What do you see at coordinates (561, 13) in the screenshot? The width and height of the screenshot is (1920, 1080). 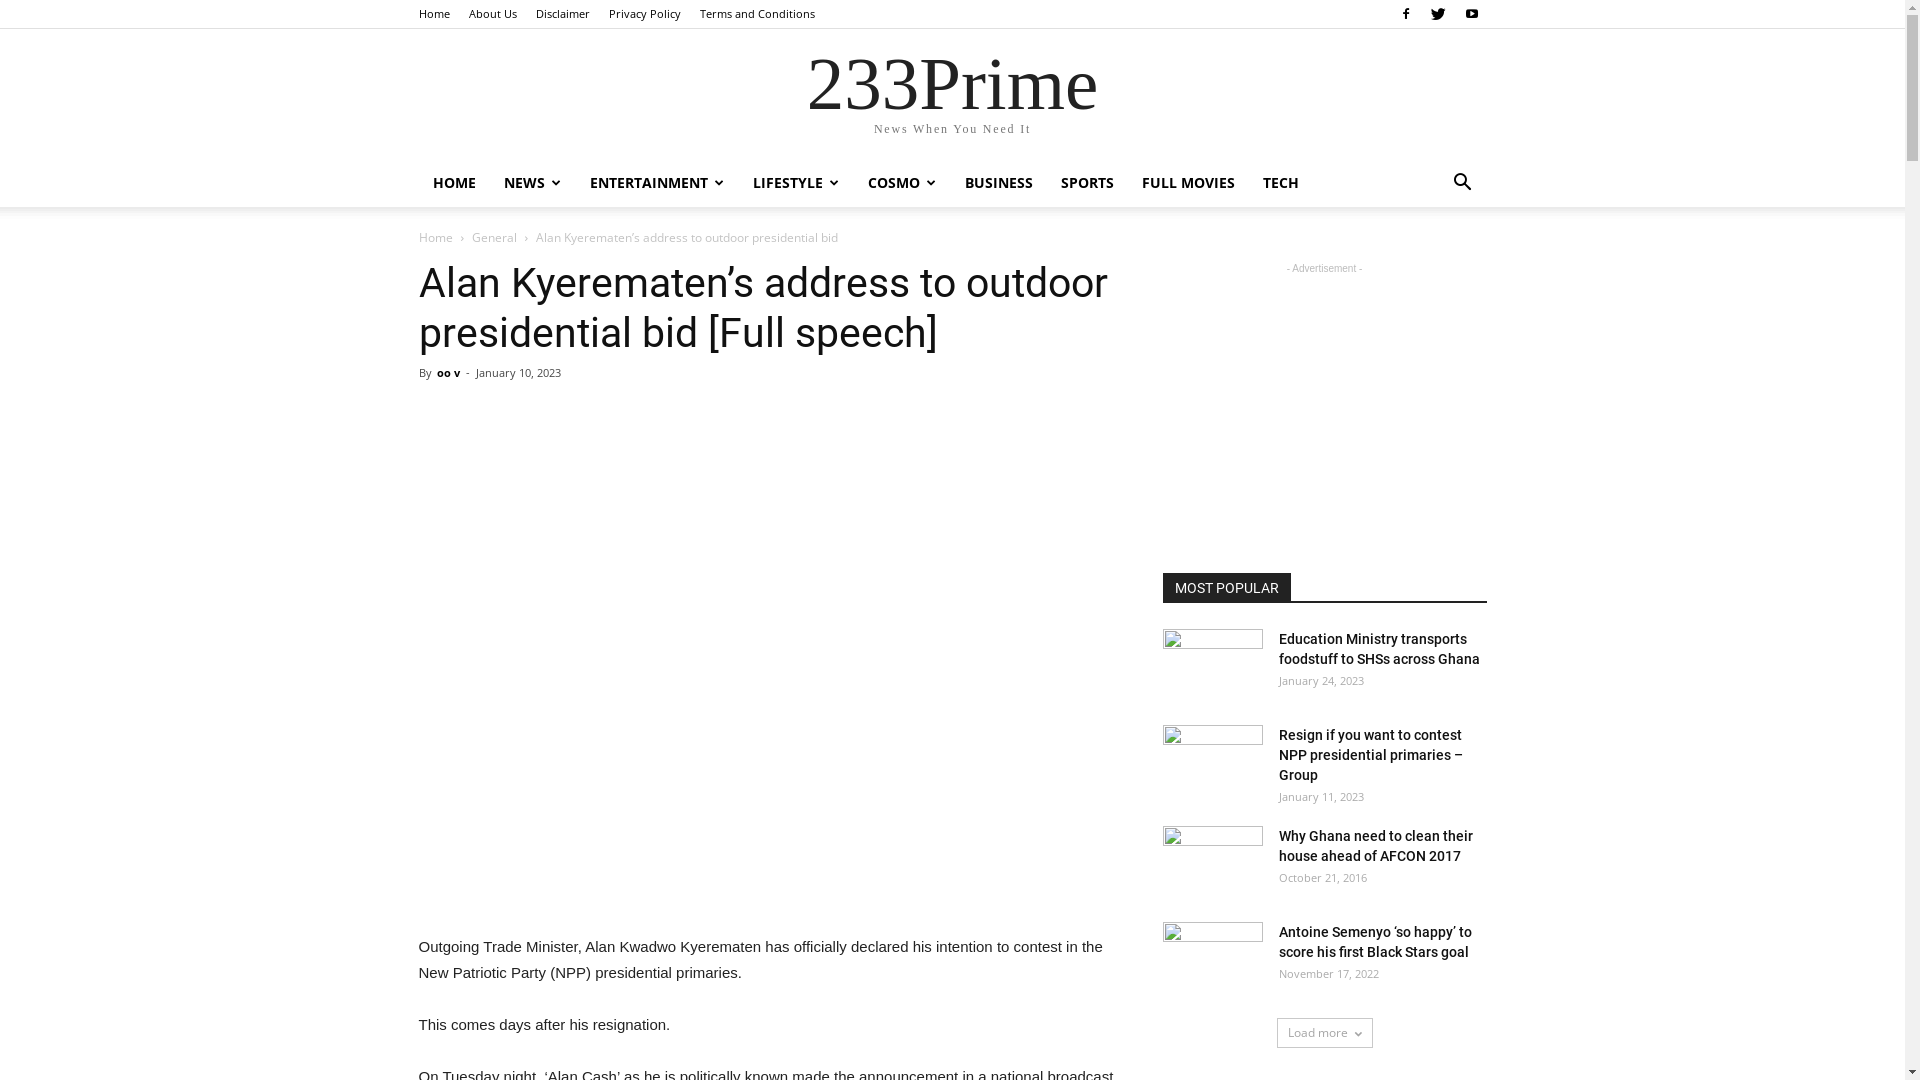 I see `'Disclaimer'` at bounding box center [561, 13].